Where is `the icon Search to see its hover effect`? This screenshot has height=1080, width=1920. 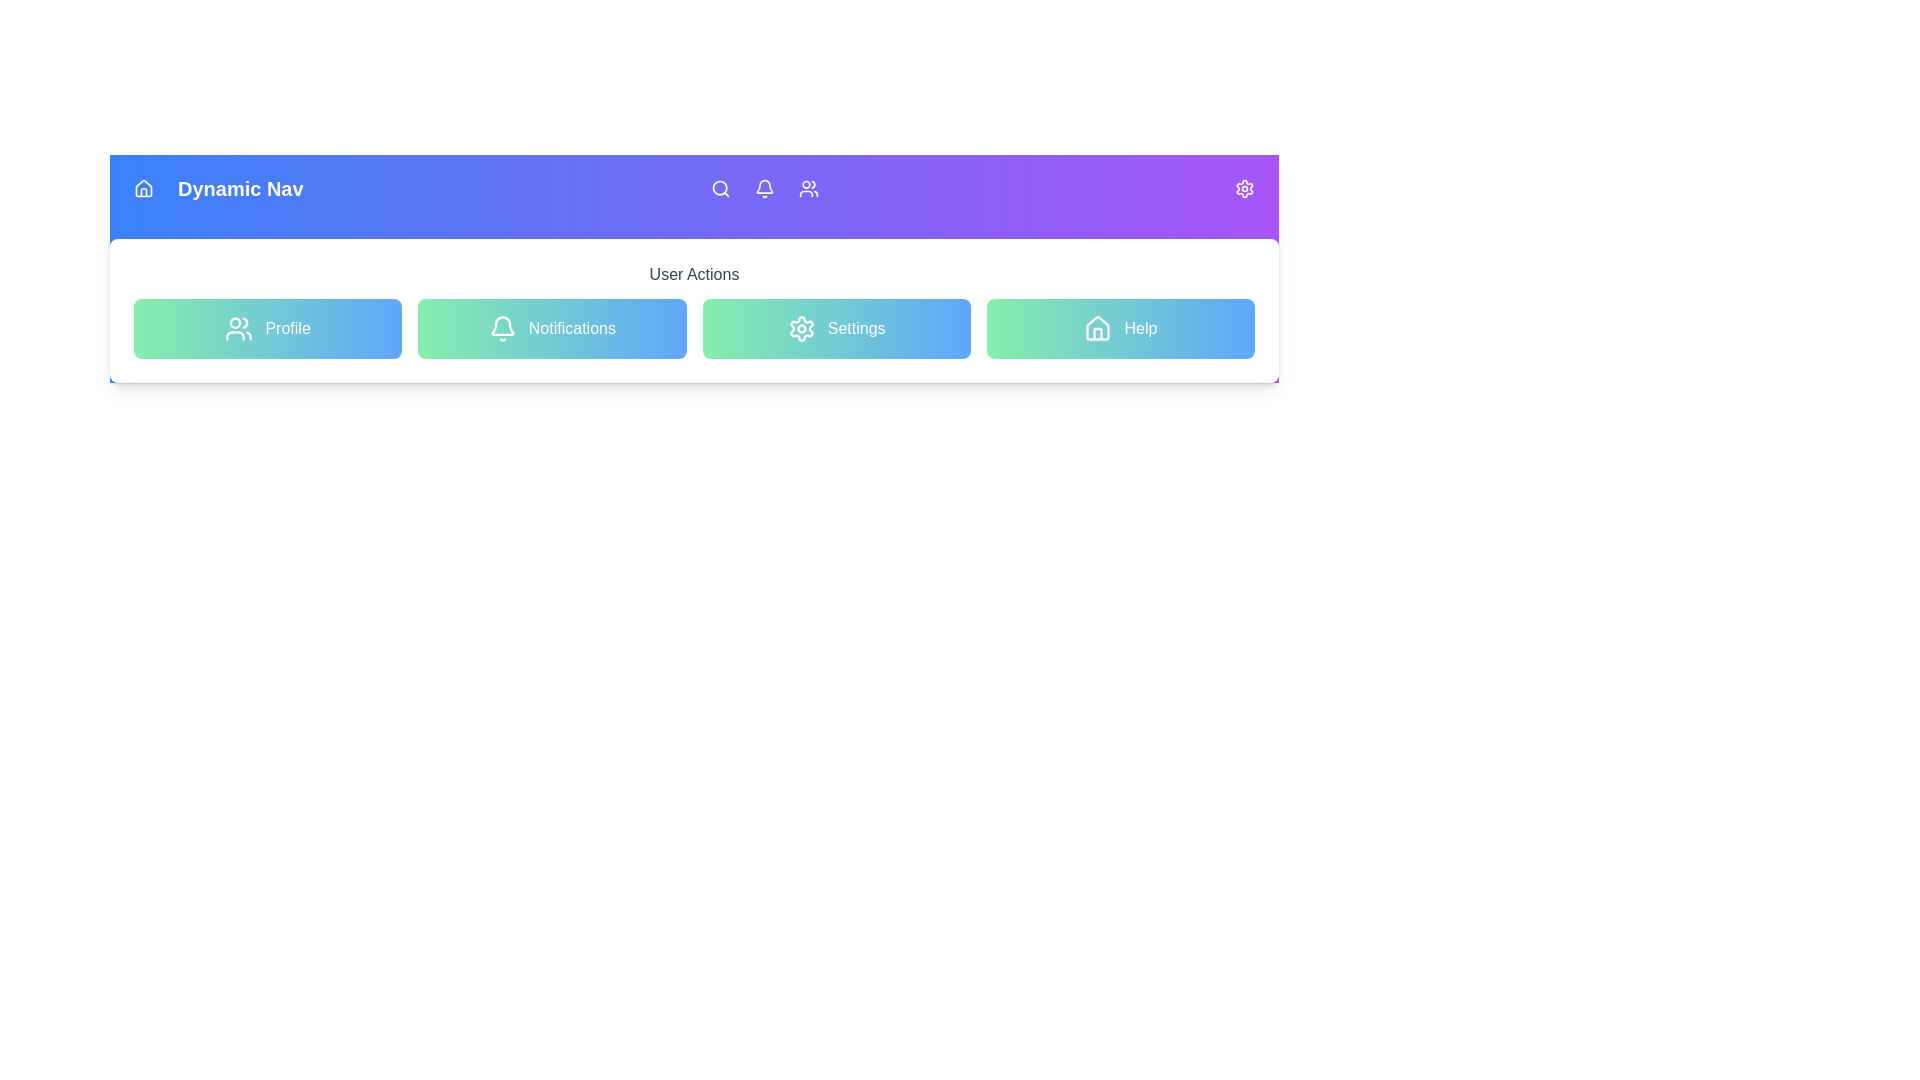
the icon Search to see its hover effect is located at coordinates (720, 189).